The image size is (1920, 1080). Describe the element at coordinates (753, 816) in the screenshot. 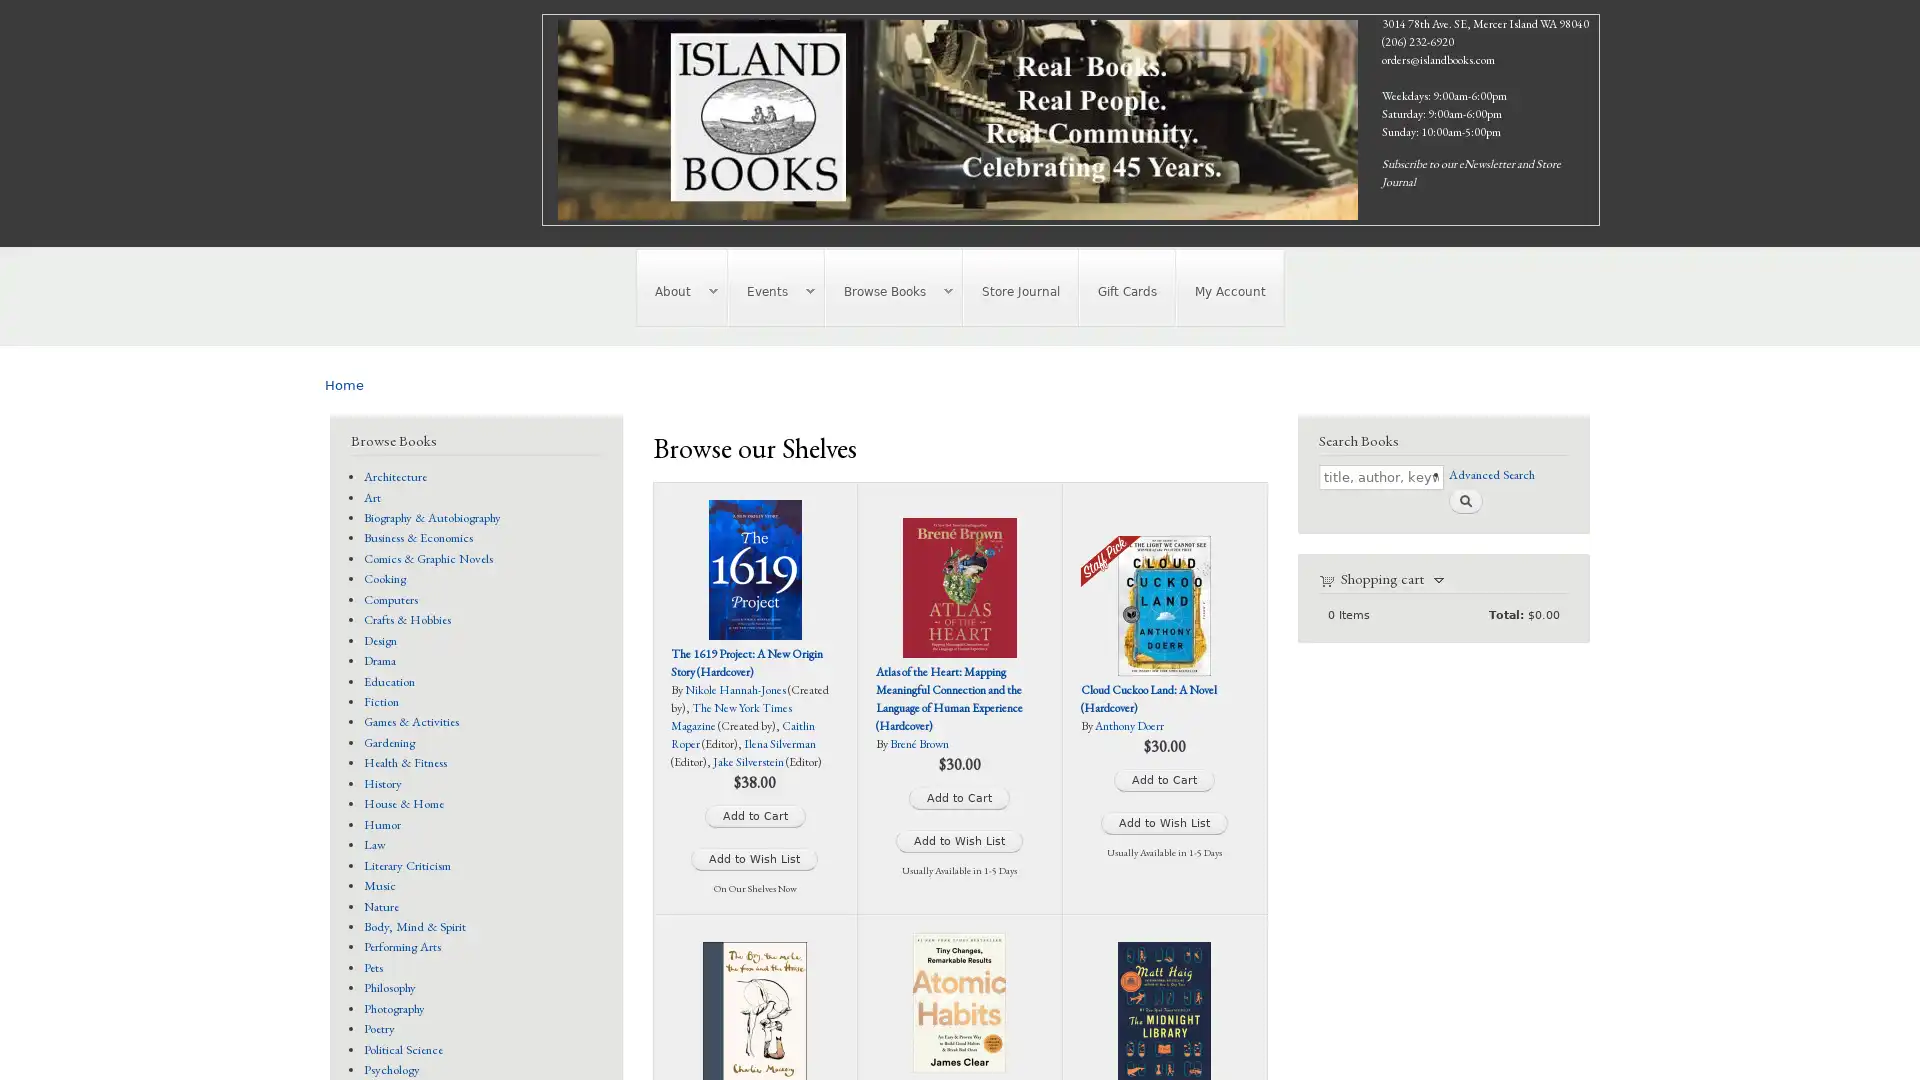

I see `Add to Cart` at that location.